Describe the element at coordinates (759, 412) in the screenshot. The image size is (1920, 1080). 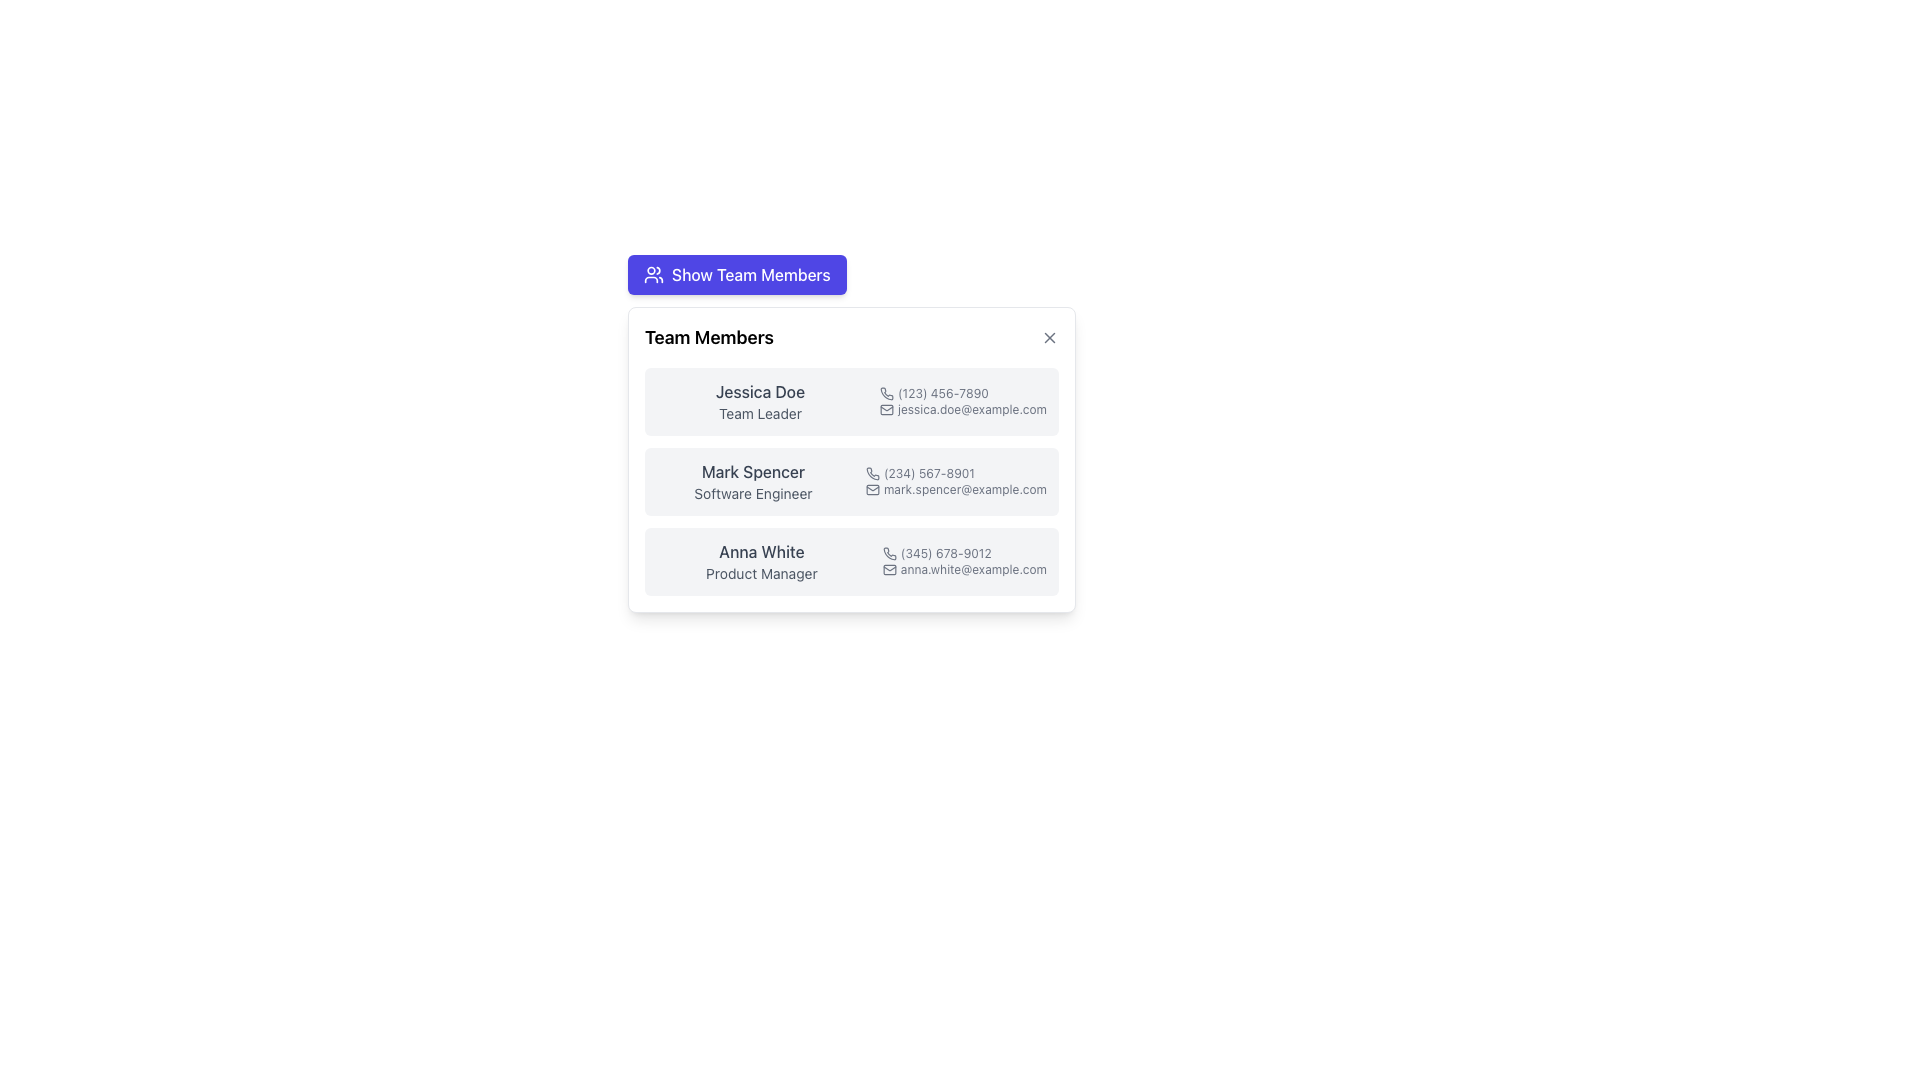
I see `the text label reading 'Team Leader' located directly beneath 'Jessica Doe' in the contact information card within the 'Team Members' dialog box` at that location.